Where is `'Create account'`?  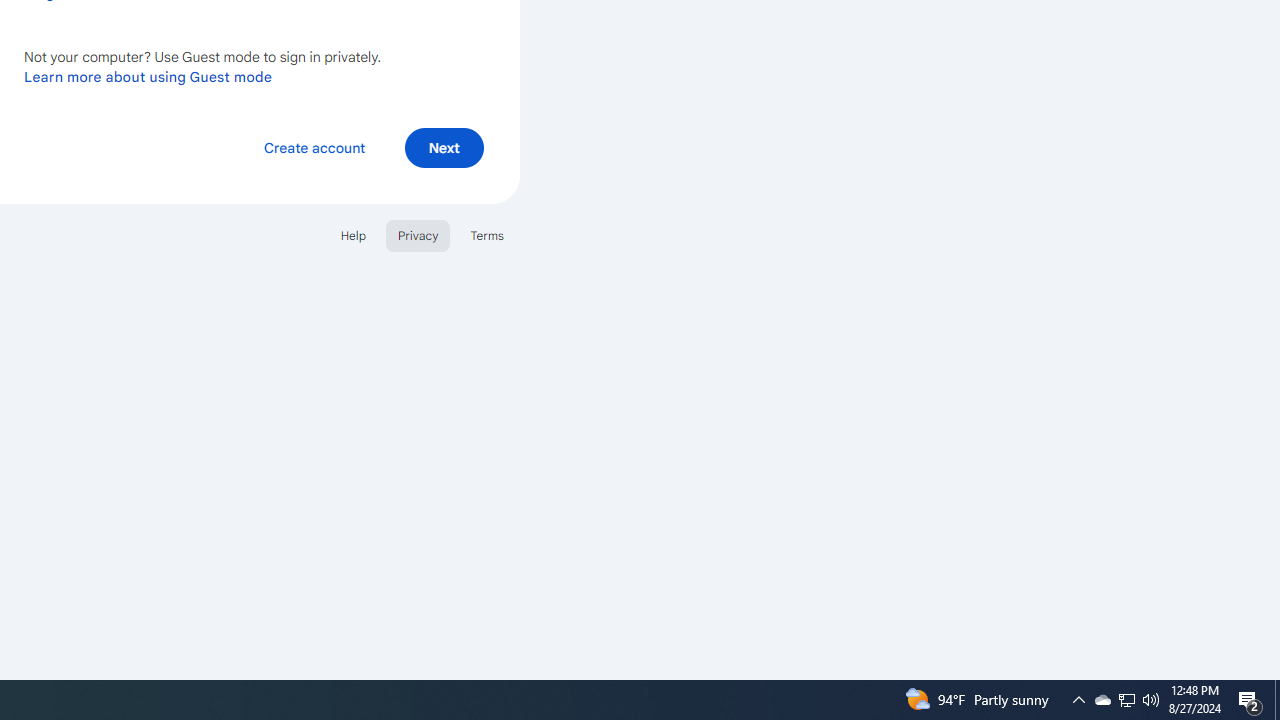 'Create account' is located at coordinates (313, 146).